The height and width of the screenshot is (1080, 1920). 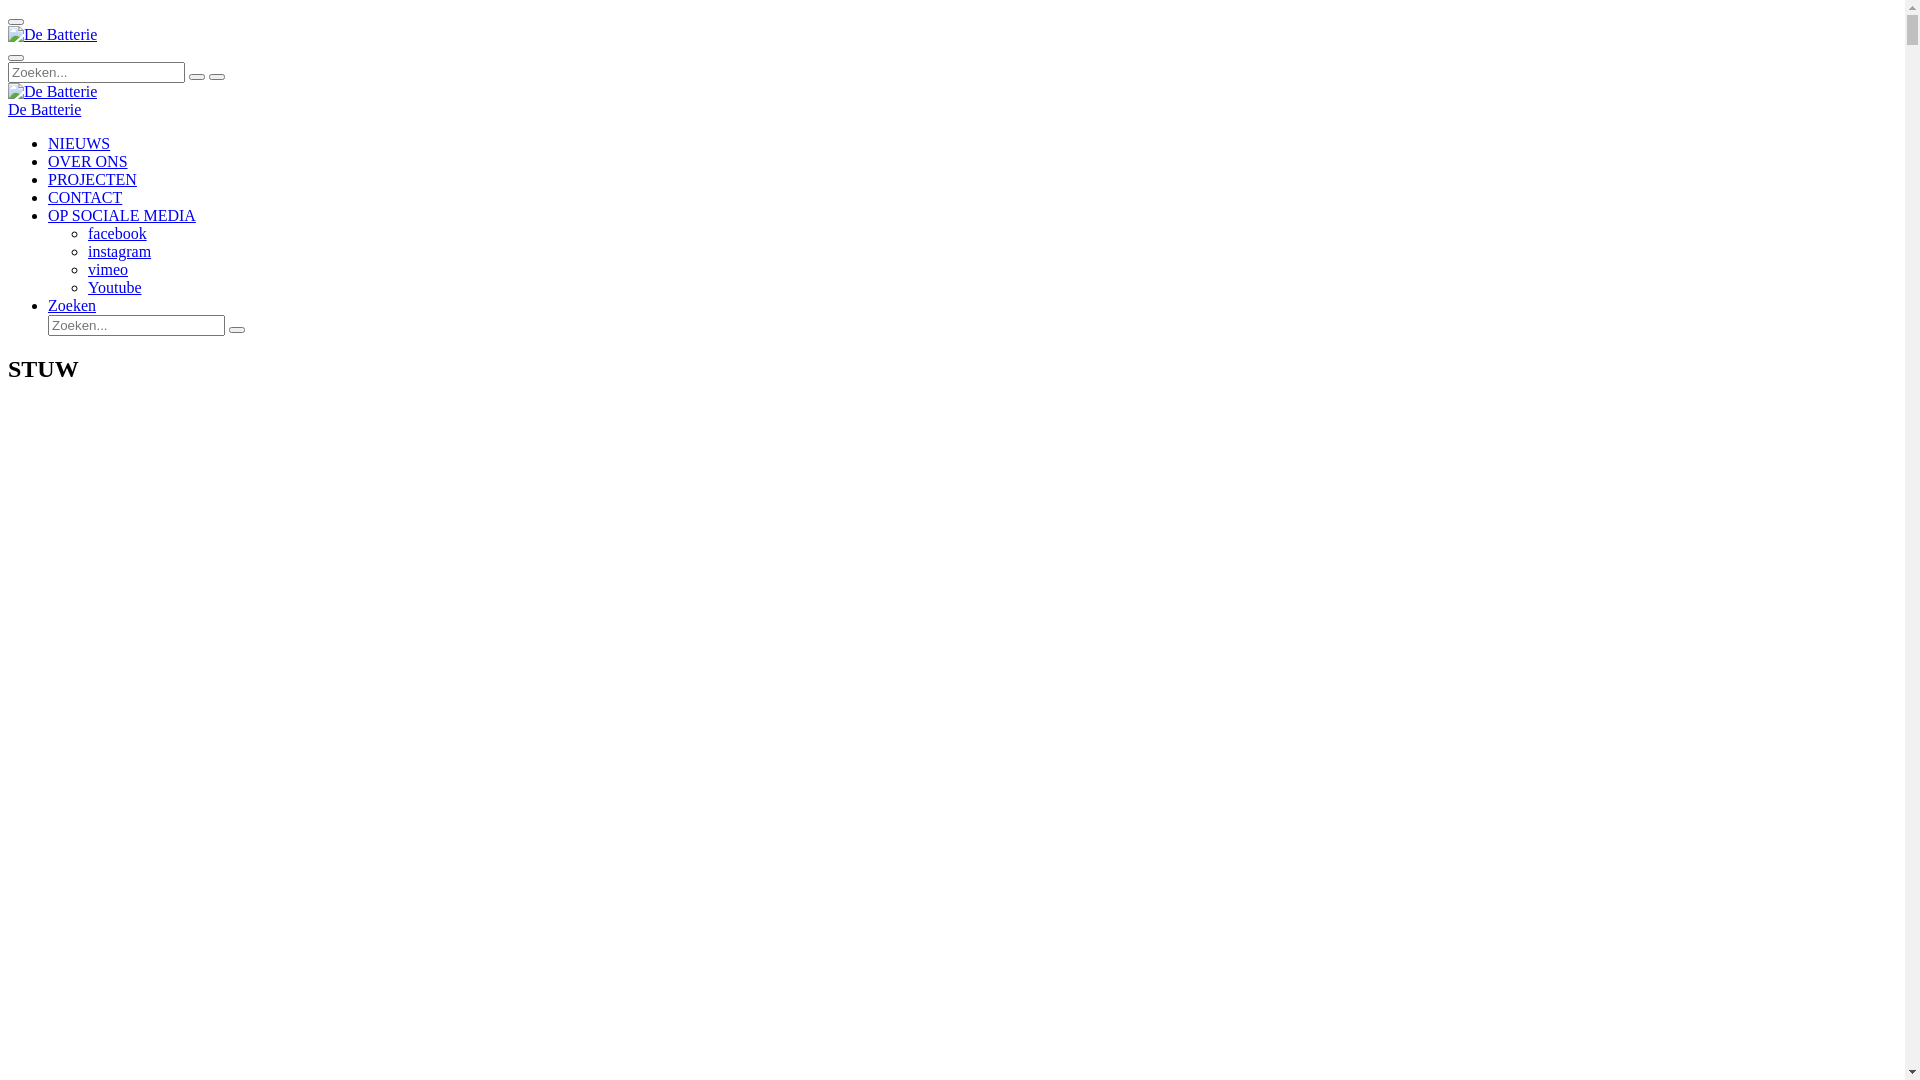 What do you see at coordinates (48, 160) in the screenshot?
I see `'OVER ONS'` at bounding box center [48, 160].